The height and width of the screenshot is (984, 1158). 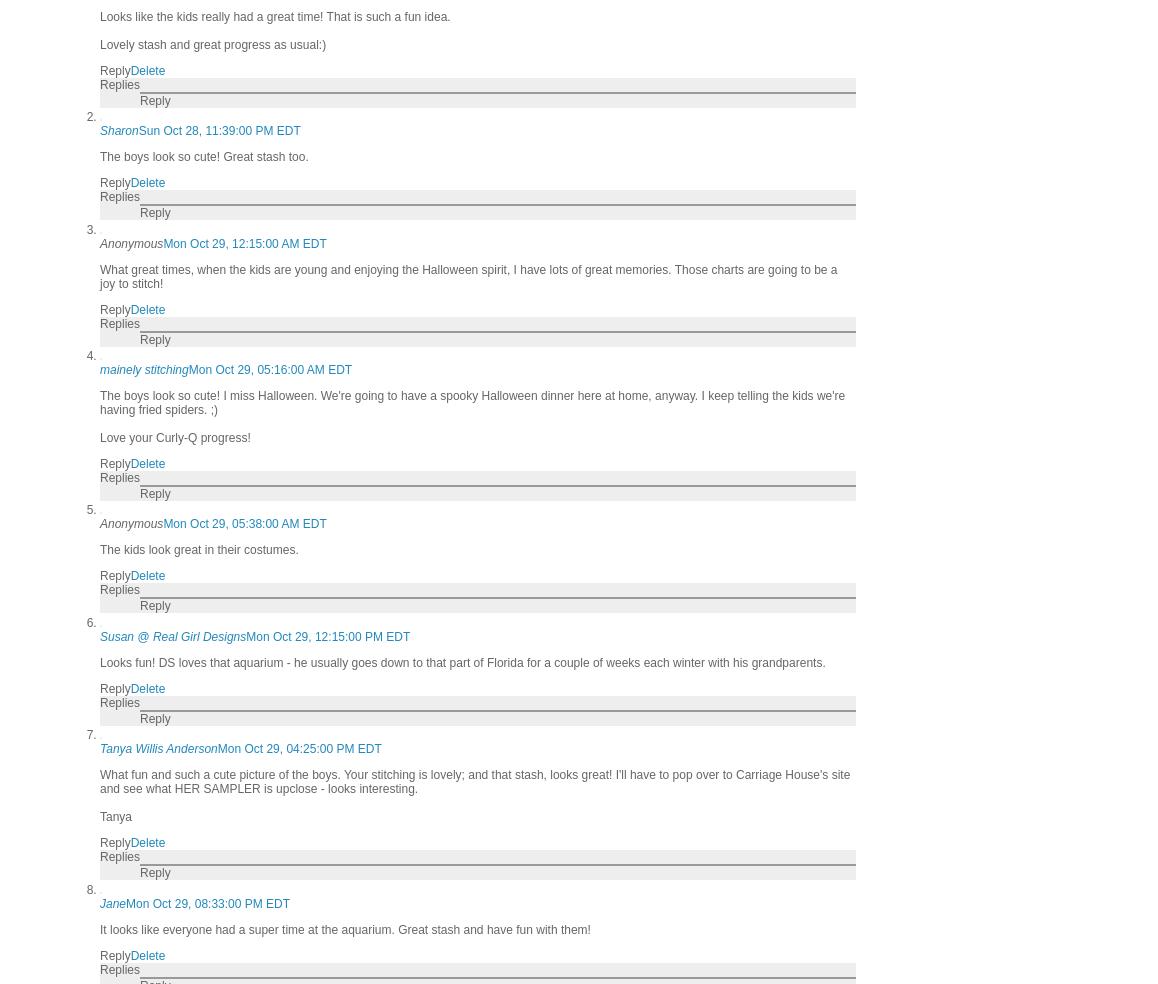 What do you see at coordinates (344, 928) in the screenshot?
I see `'It looks like everyone had a super time at the aquarium. Great stash and have fun with them!'` at bounding box center [344, 928].